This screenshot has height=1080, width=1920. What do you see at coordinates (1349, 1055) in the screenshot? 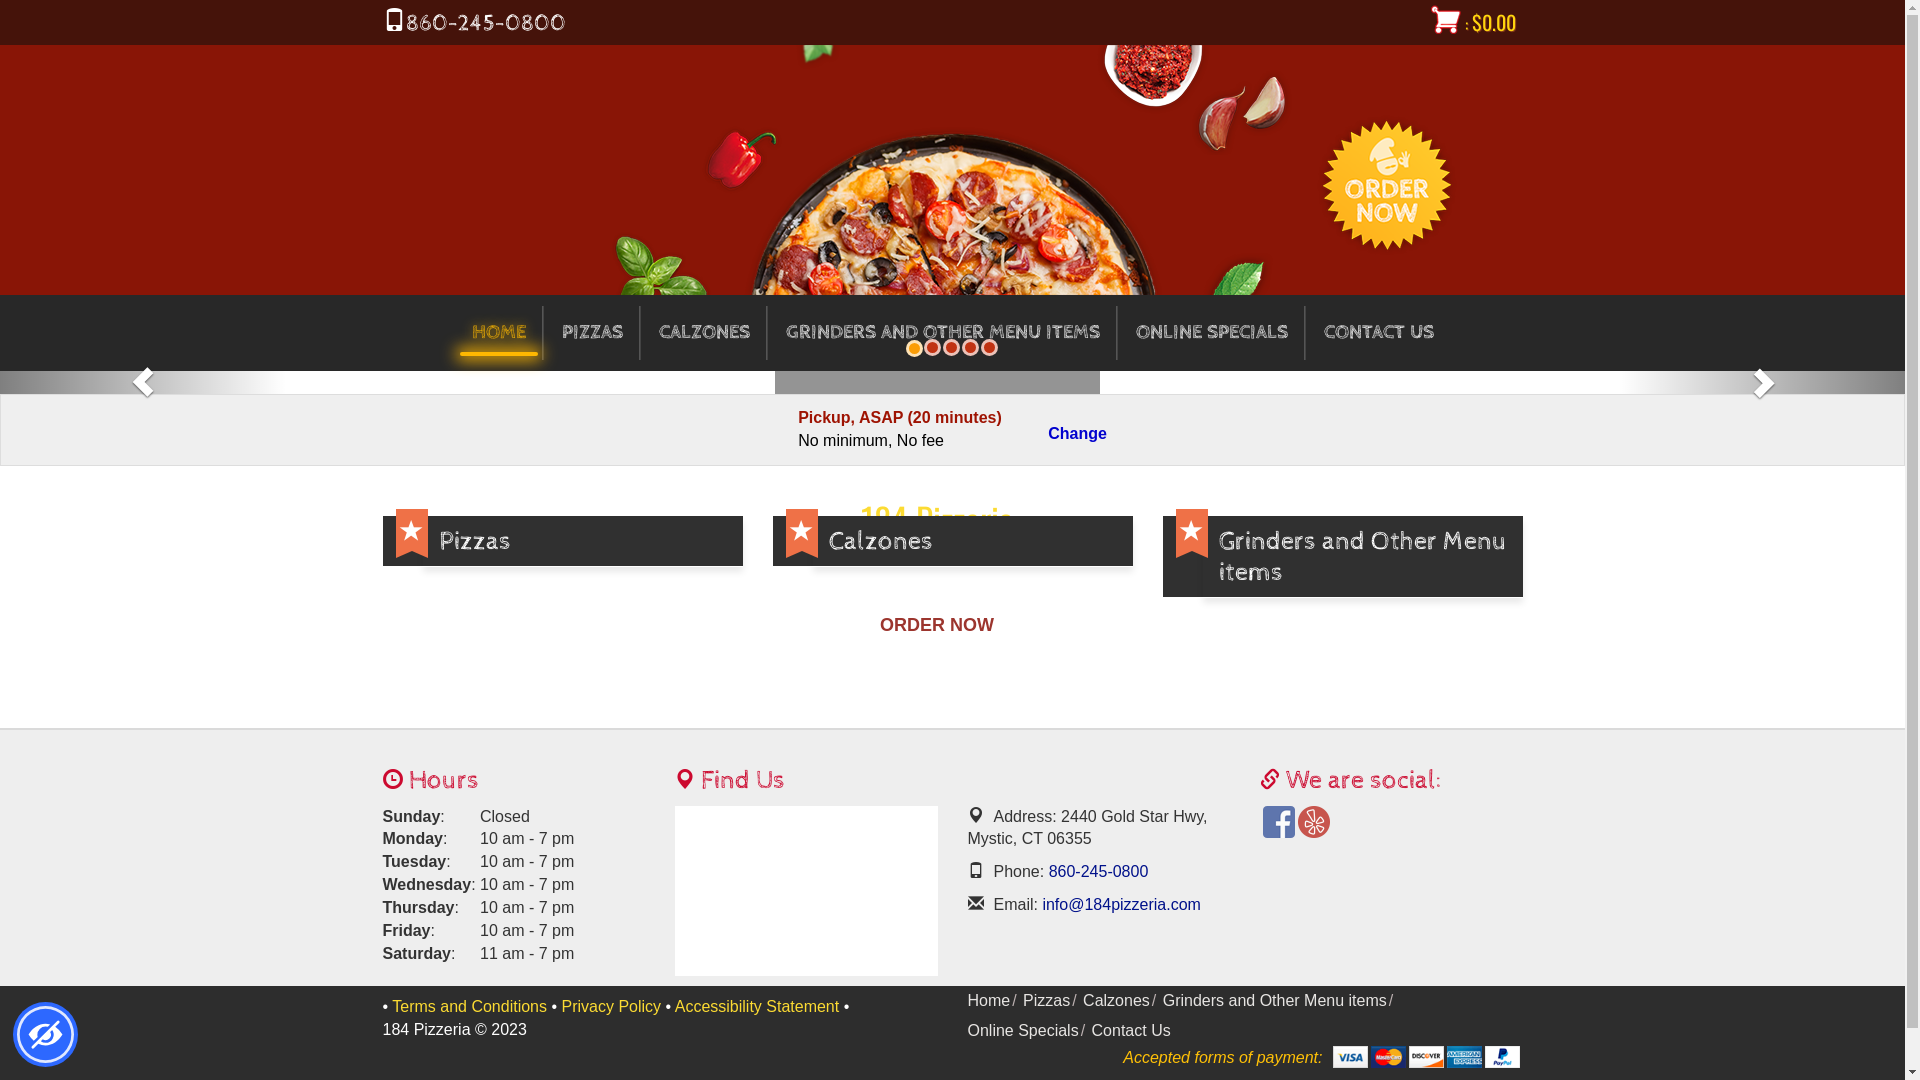
I see `'Visa'` at bounding box center [1349, 1055].